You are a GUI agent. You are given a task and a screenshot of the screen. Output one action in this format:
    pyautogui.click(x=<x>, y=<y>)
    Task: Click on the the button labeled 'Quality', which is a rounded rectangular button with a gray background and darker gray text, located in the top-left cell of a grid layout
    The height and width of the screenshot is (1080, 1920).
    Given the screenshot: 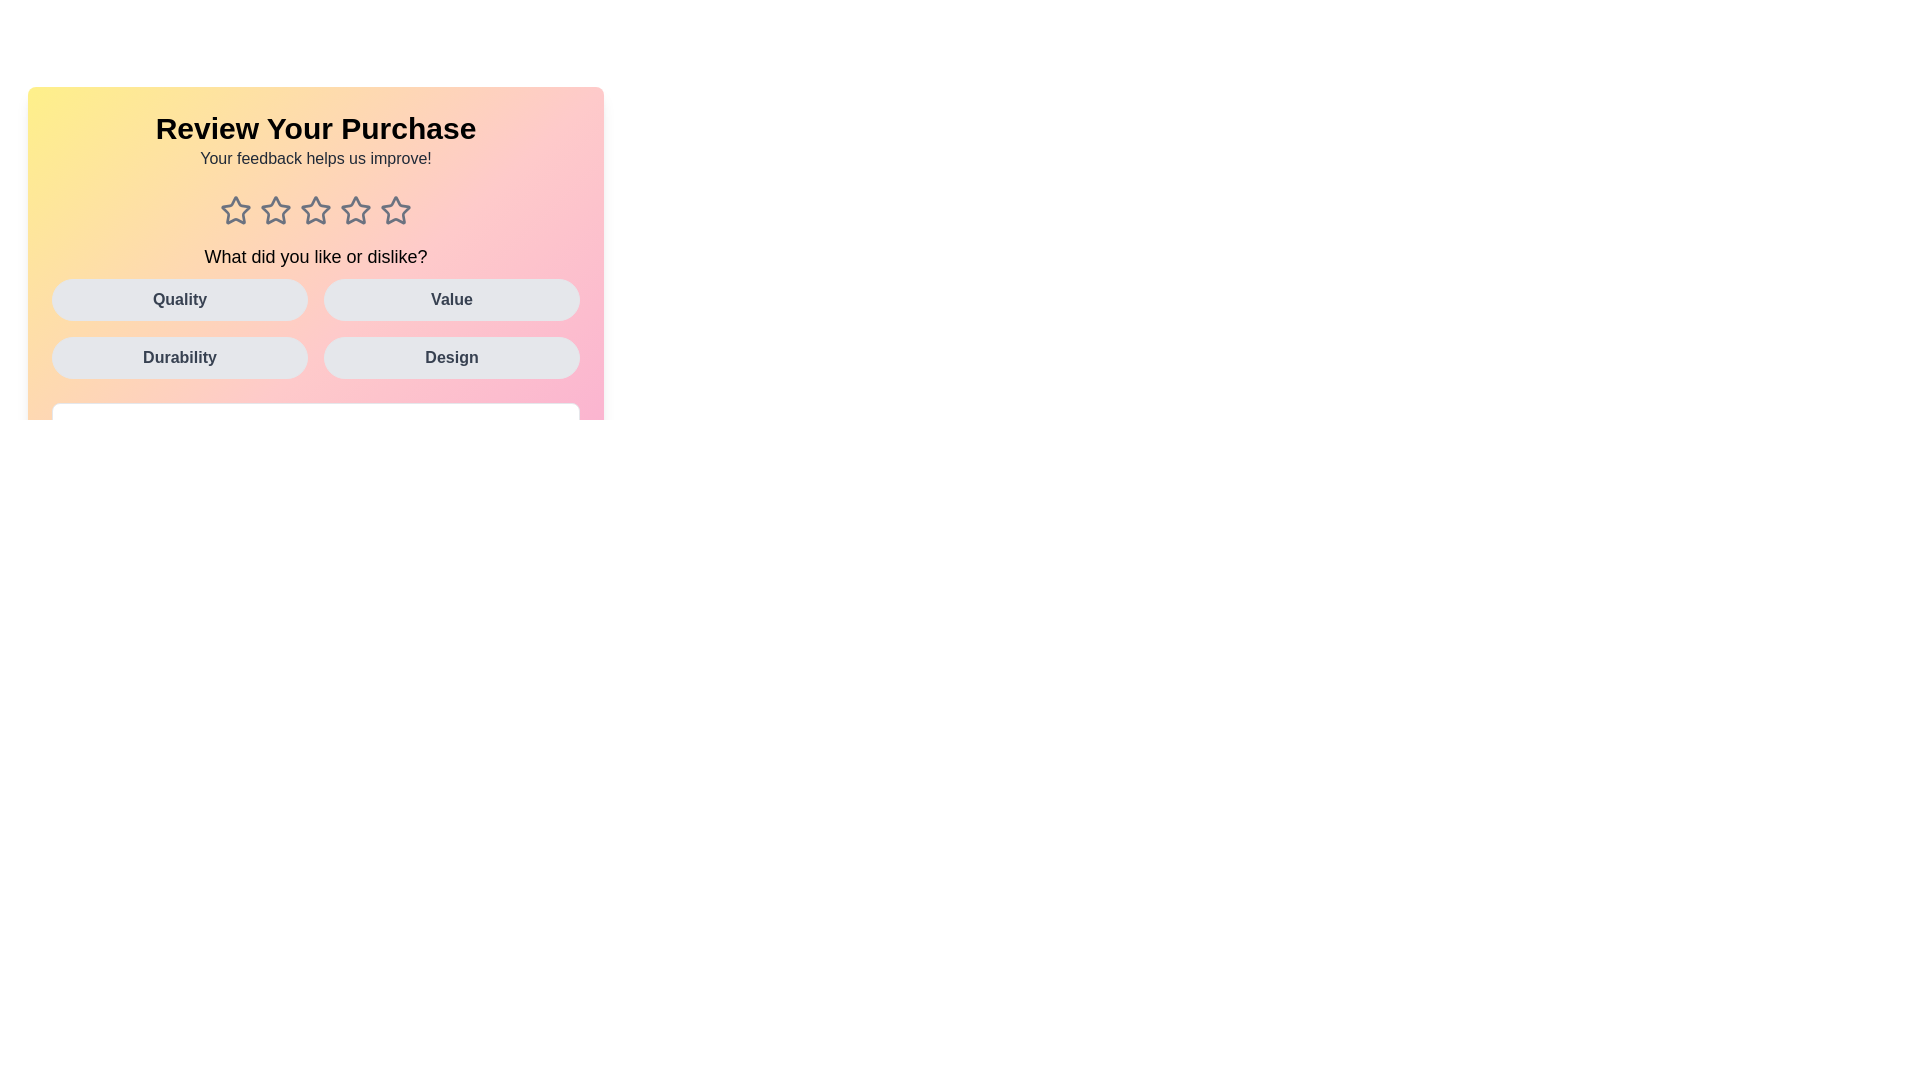 What is the action you would take?
    pyautogui.click(x=180, y=300)
    